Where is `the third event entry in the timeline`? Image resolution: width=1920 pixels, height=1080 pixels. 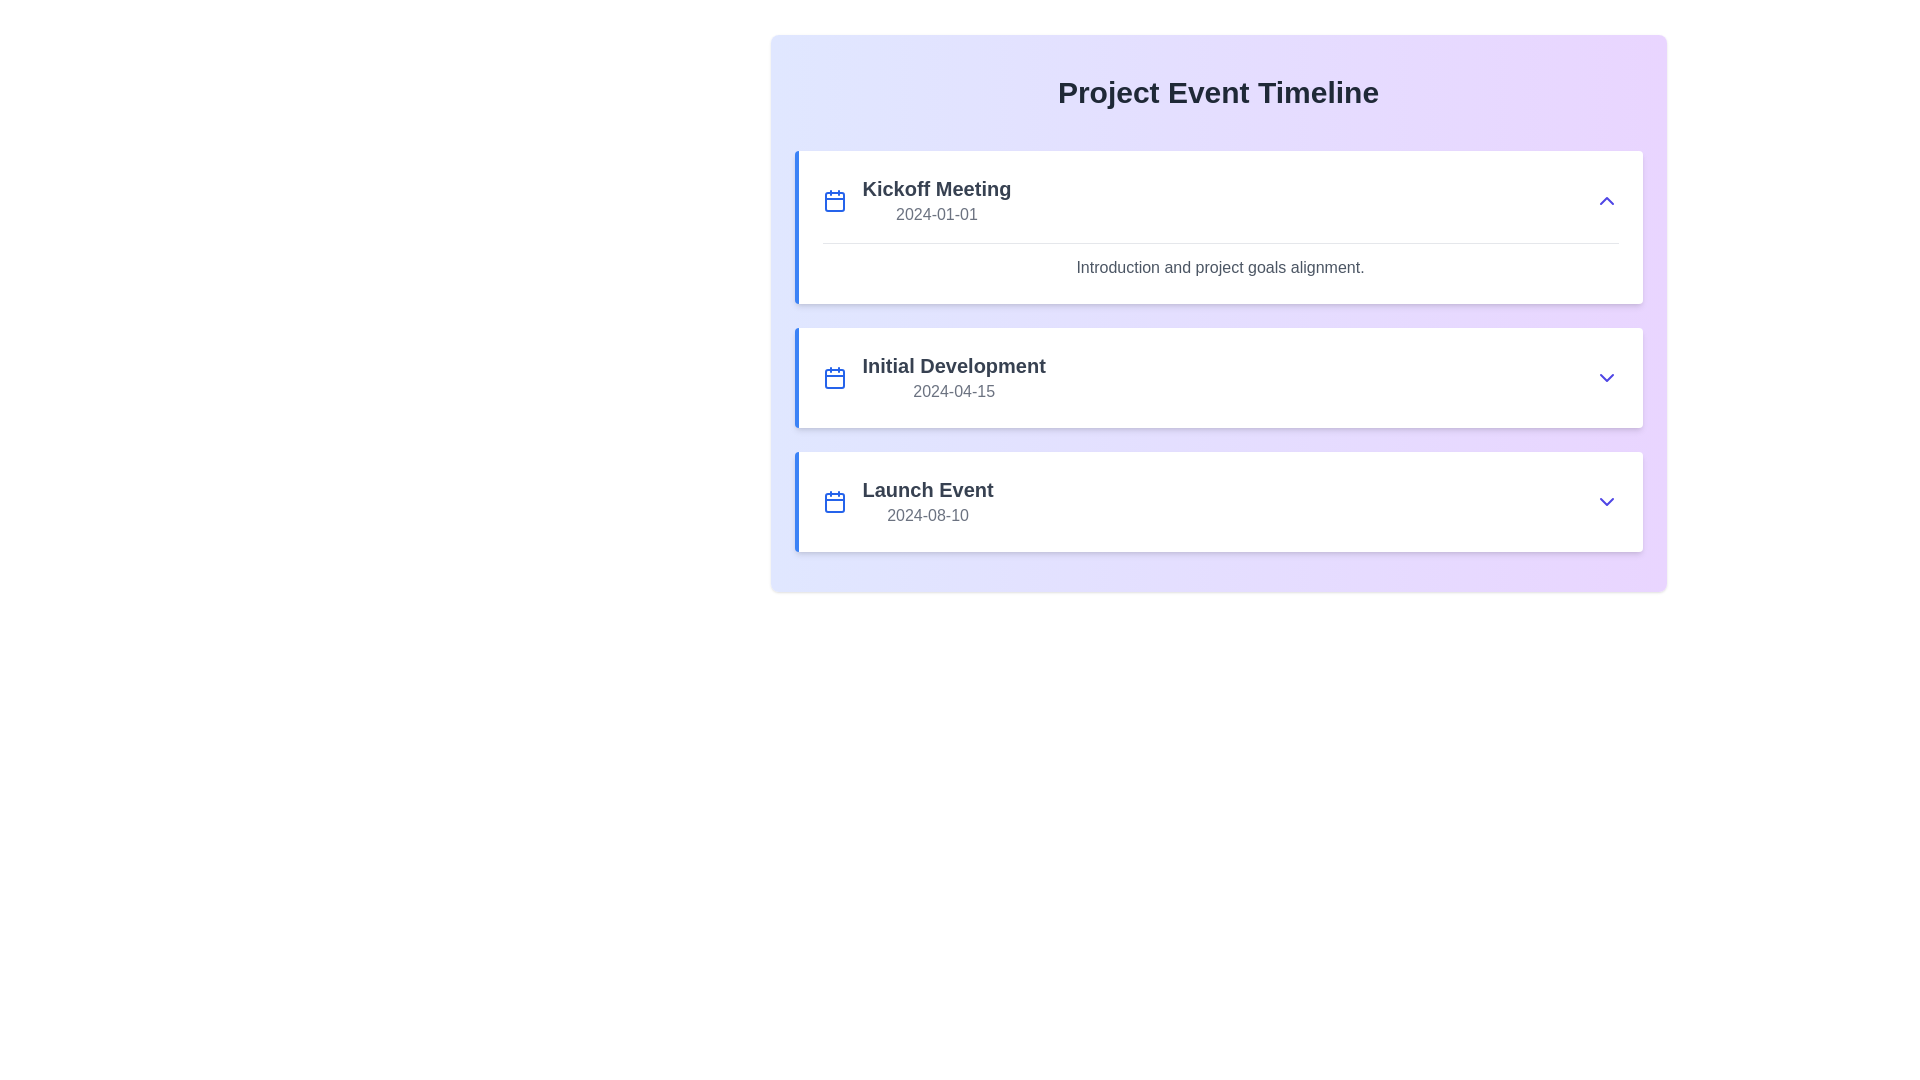
the third event entry in the timeline is located at coordinates (1217, 500).